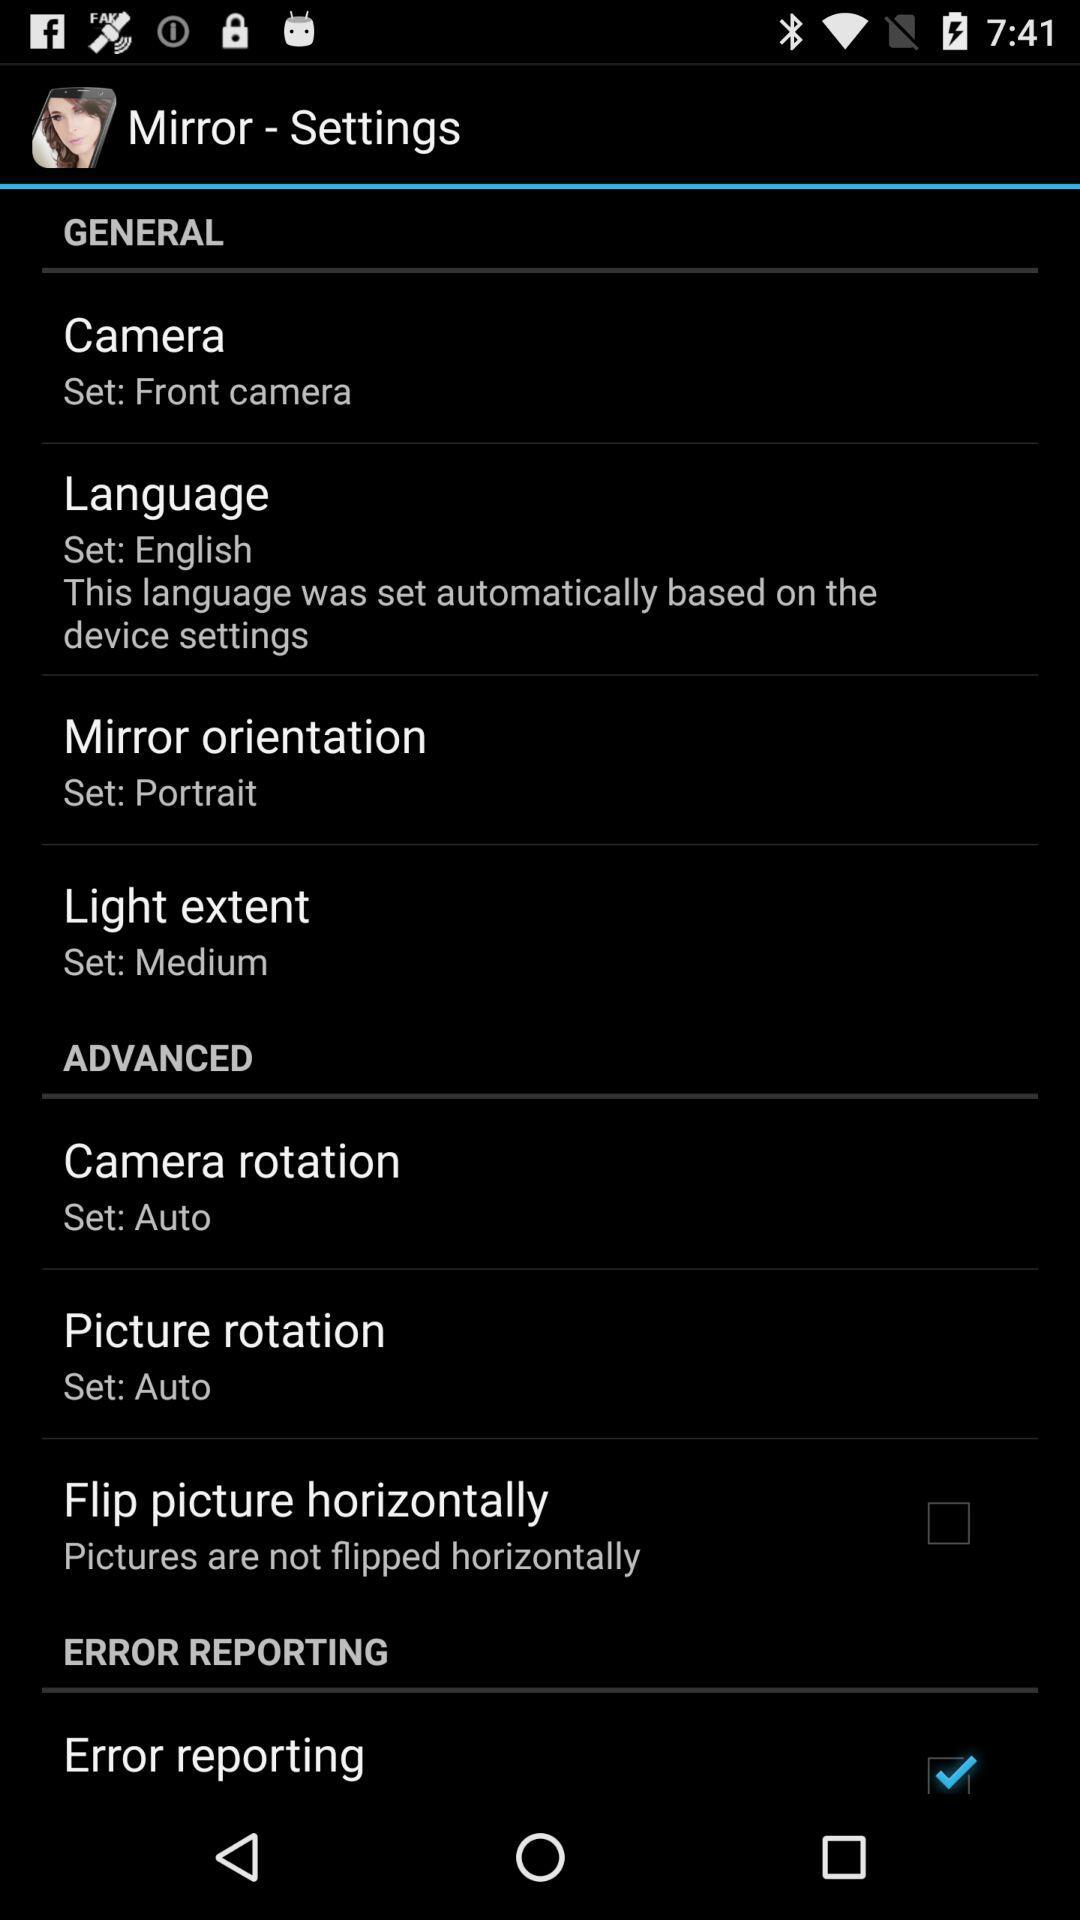 This screenshot has width=1080, height=1920. What do you see at coordinates (540, 1055) in the screenshot?
I see `app above camera rotation` at bounding box center [540, 1055].